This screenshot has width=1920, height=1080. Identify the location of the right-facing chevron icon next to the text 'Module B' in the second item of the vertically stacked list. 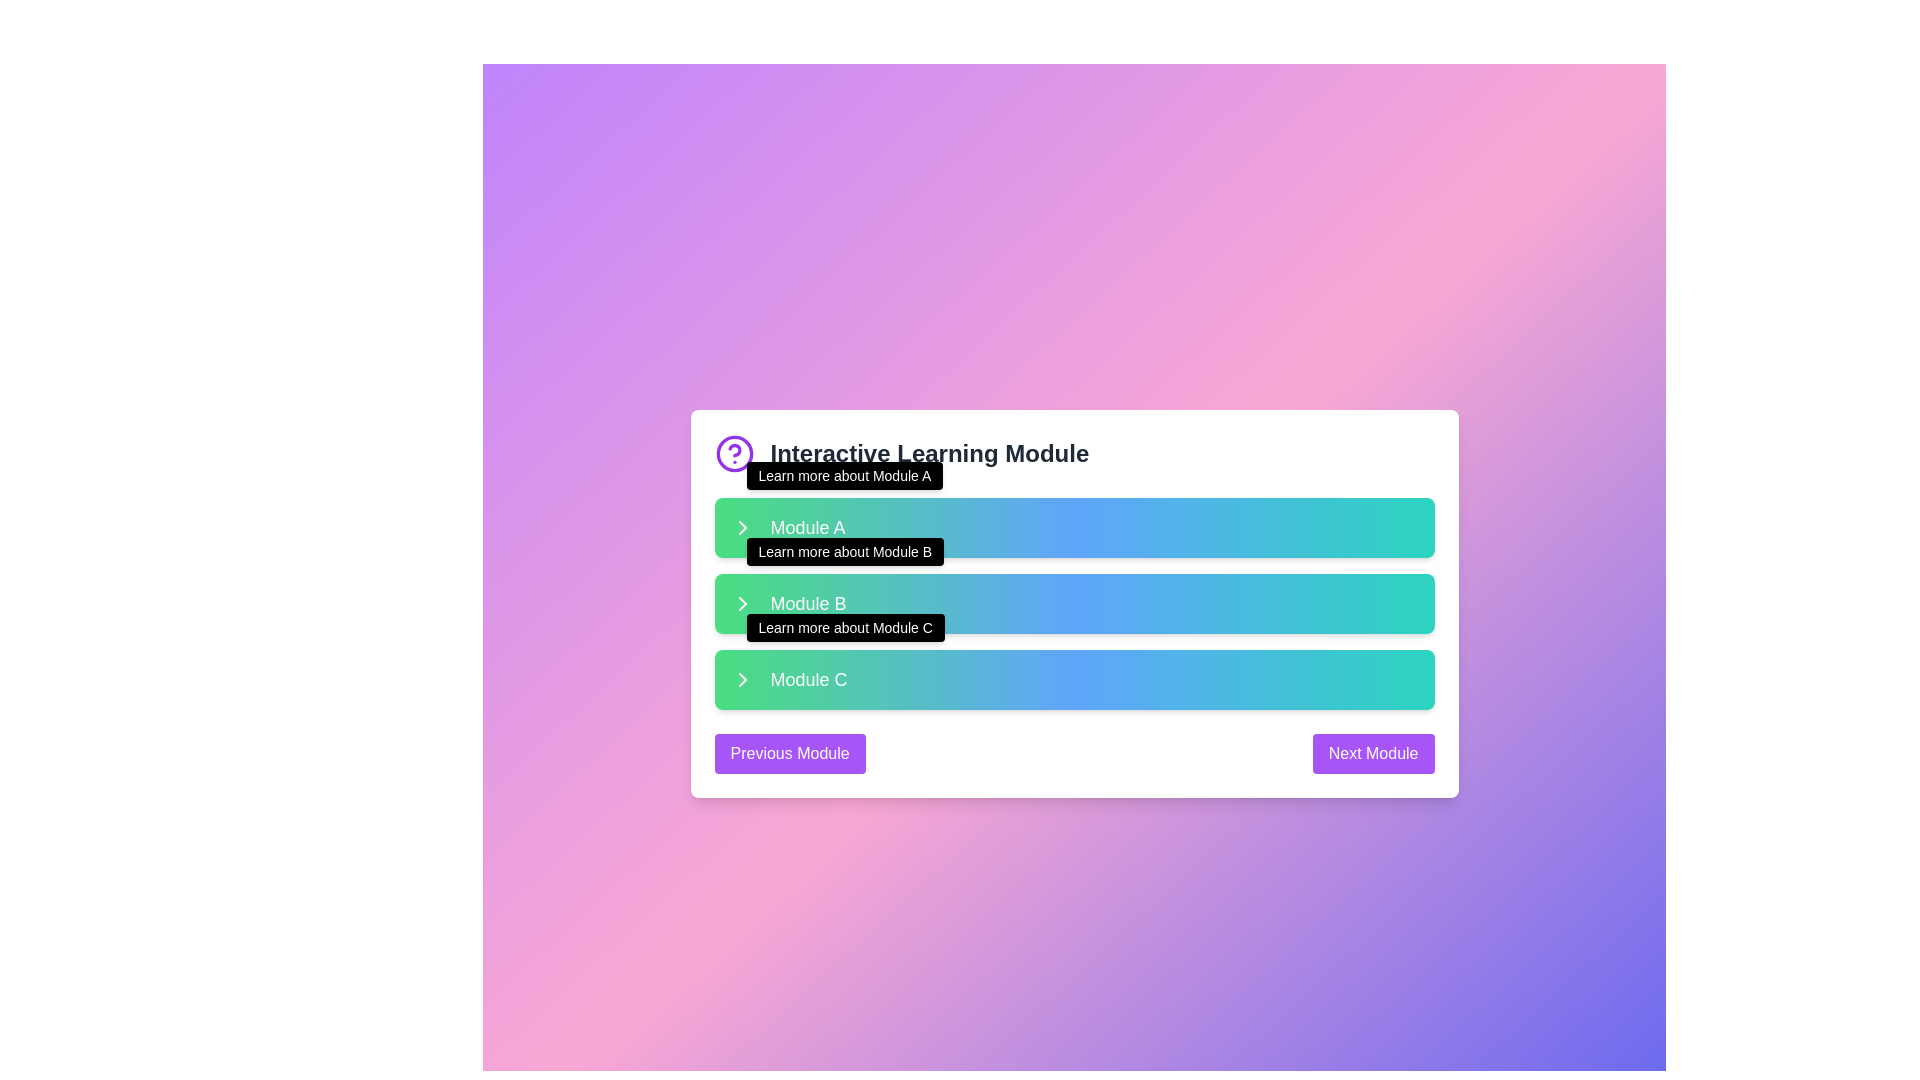
(741, 603).